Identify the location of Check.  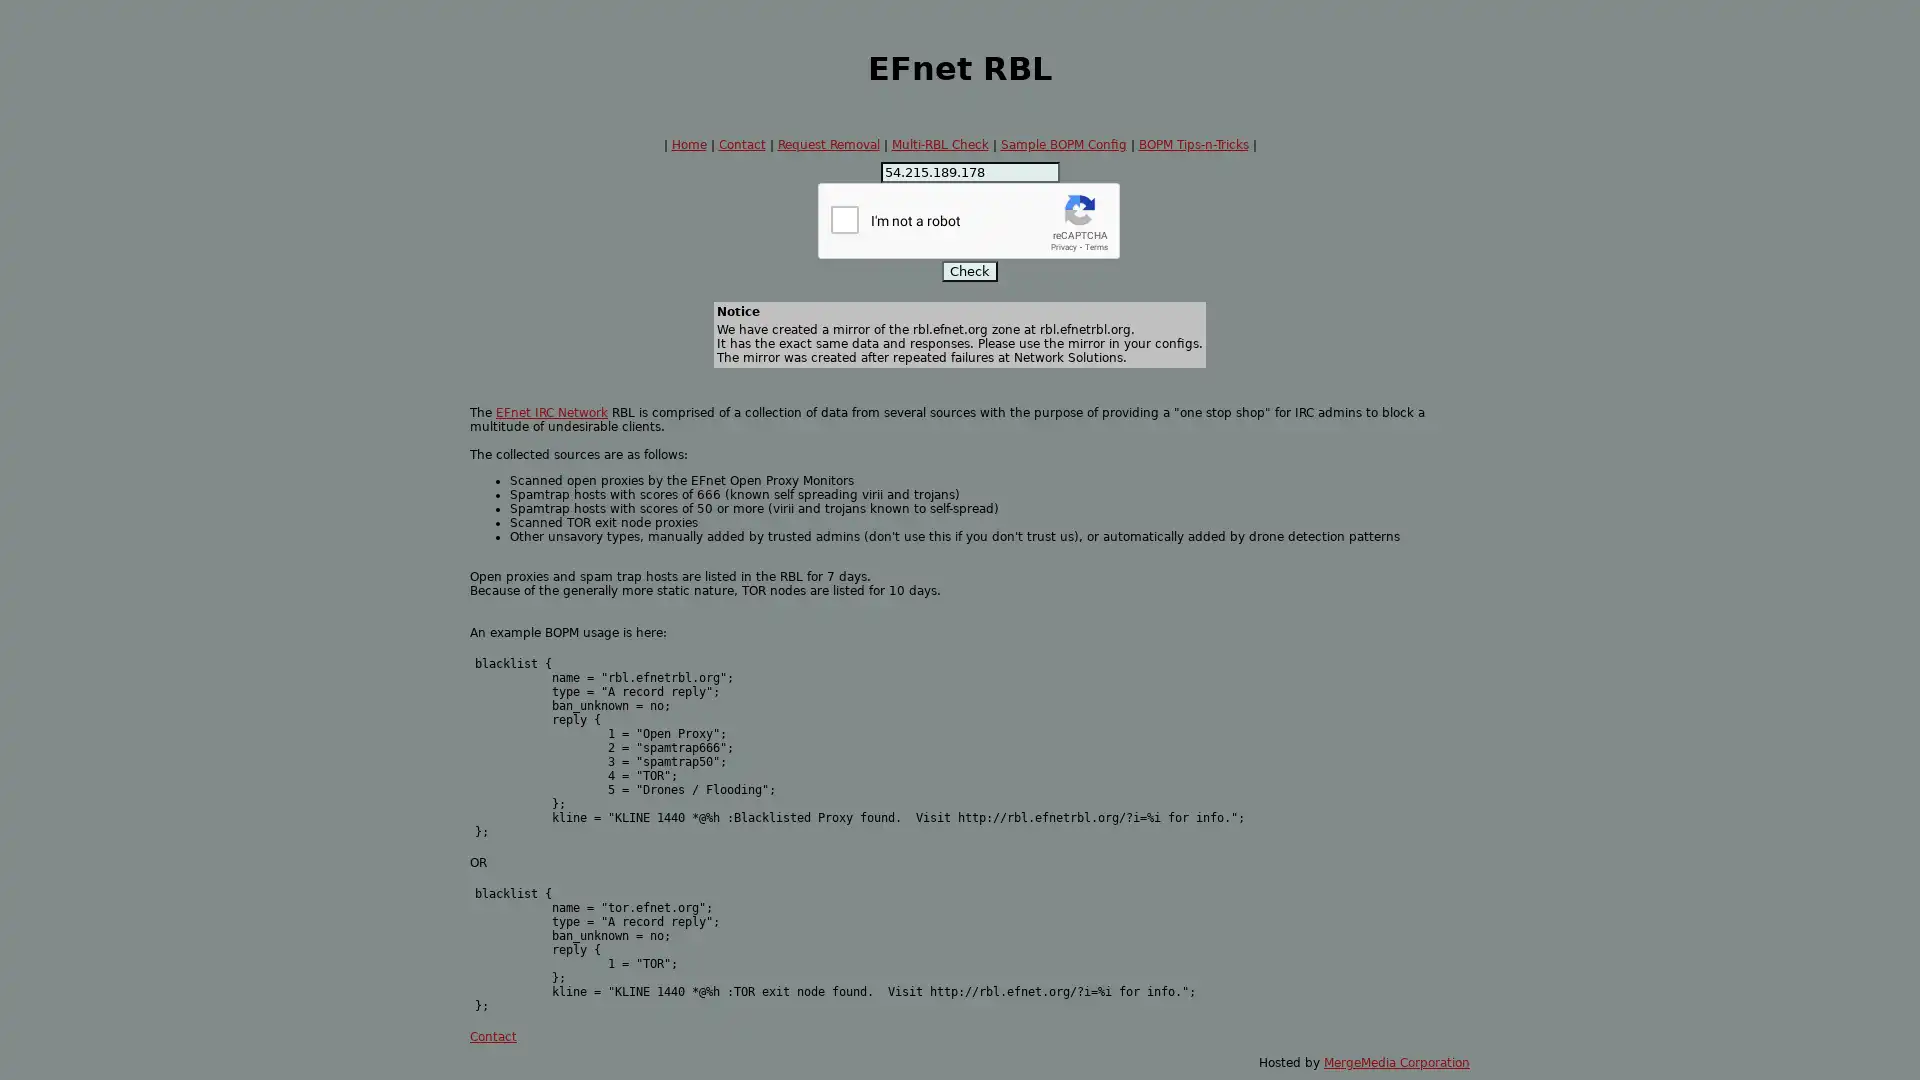
(969, 271).